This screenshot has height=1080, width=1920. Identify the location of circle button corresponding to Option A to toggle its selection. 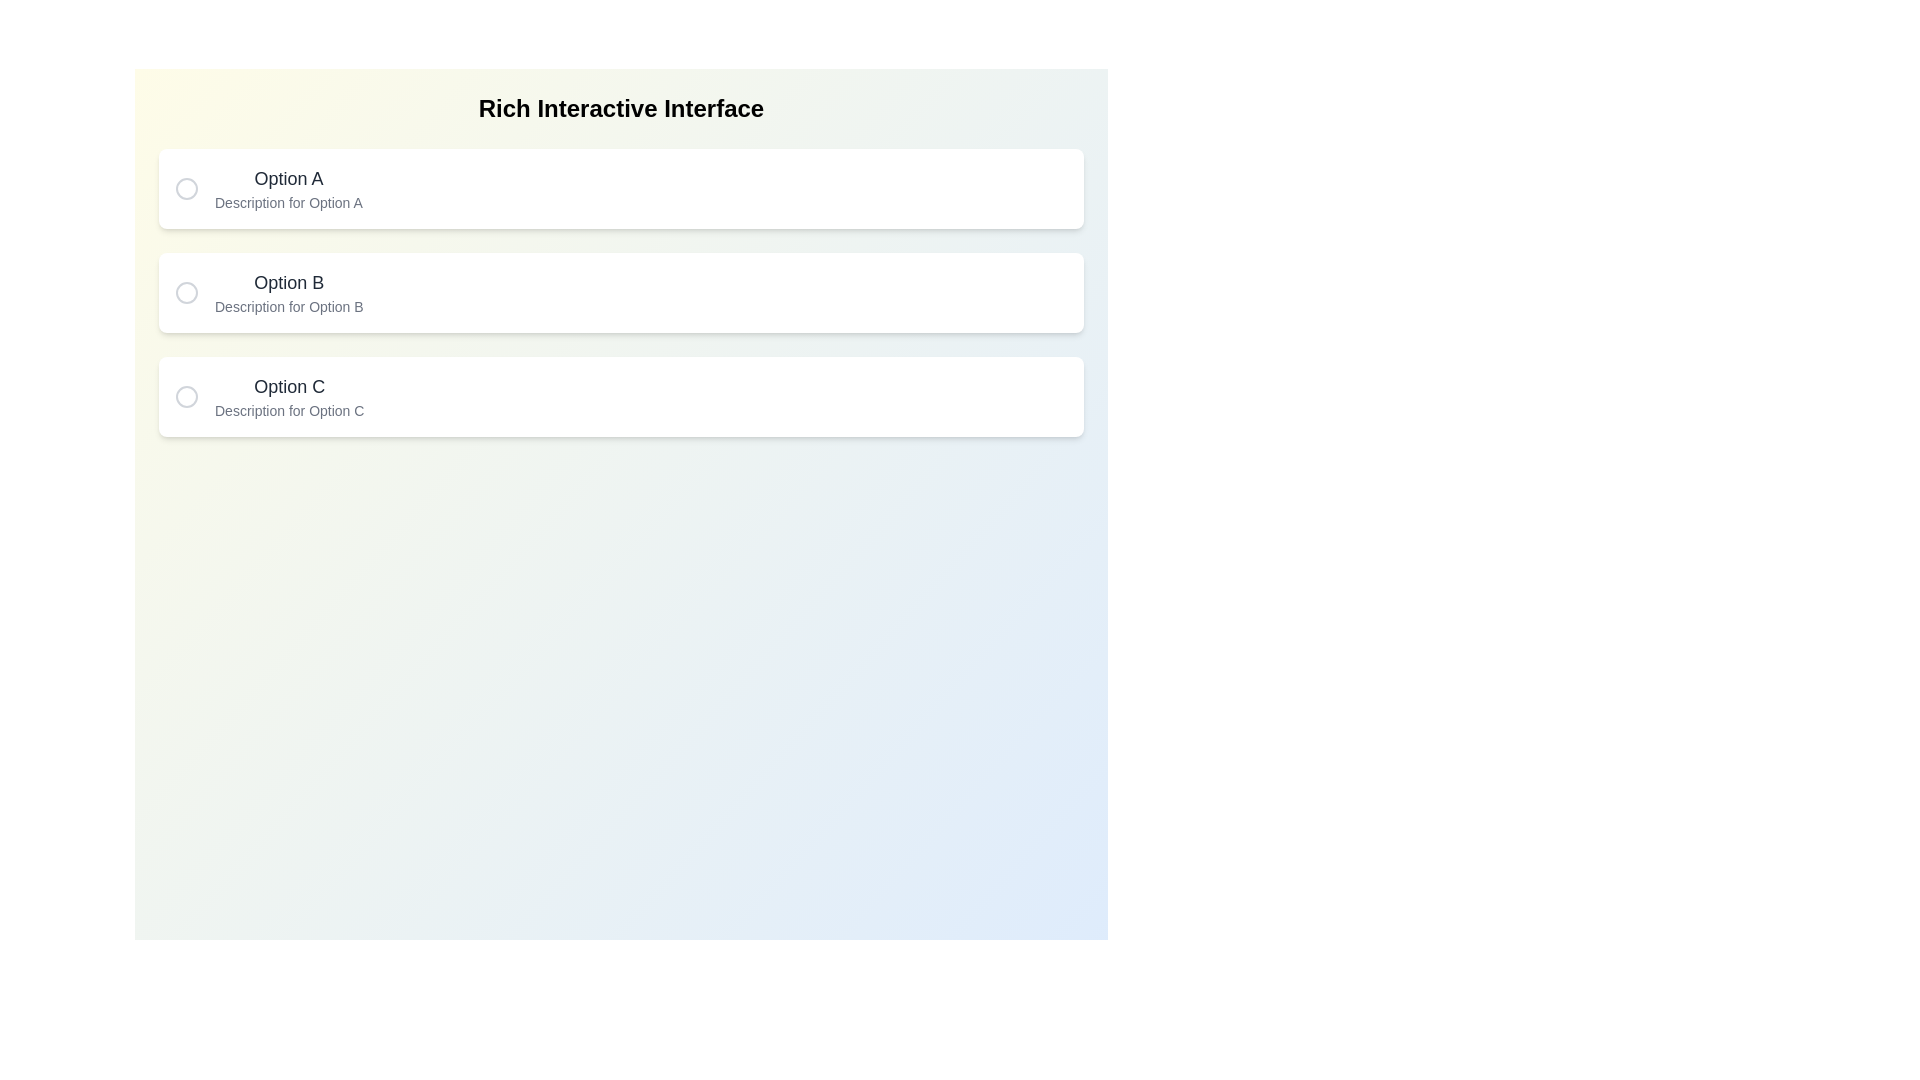
(187, 189).